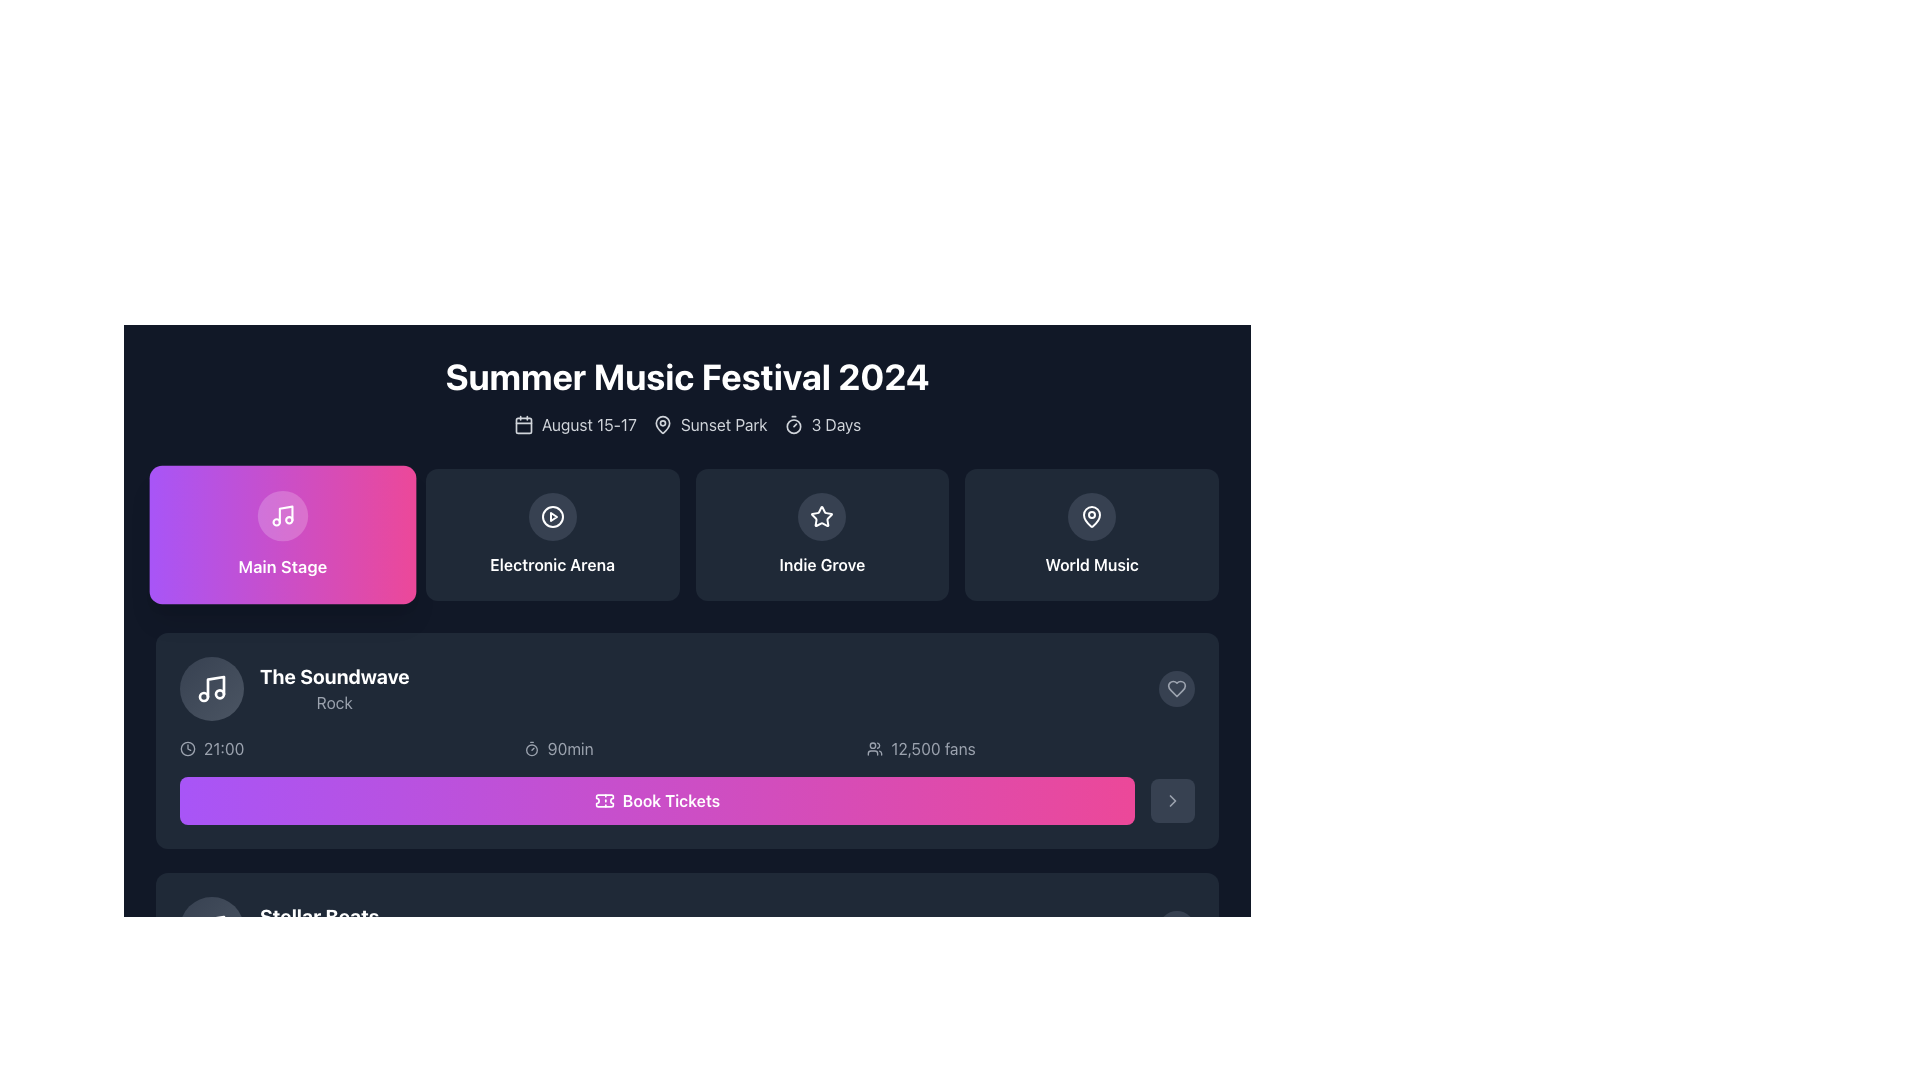 This screenshot has height=1080, width=1920. Describe the element at coordinates (318, 917) in the screenshot. I see `the text label 'Stellar Beats', which serves as a title for an event, located near the bottom of the interface` at that location.